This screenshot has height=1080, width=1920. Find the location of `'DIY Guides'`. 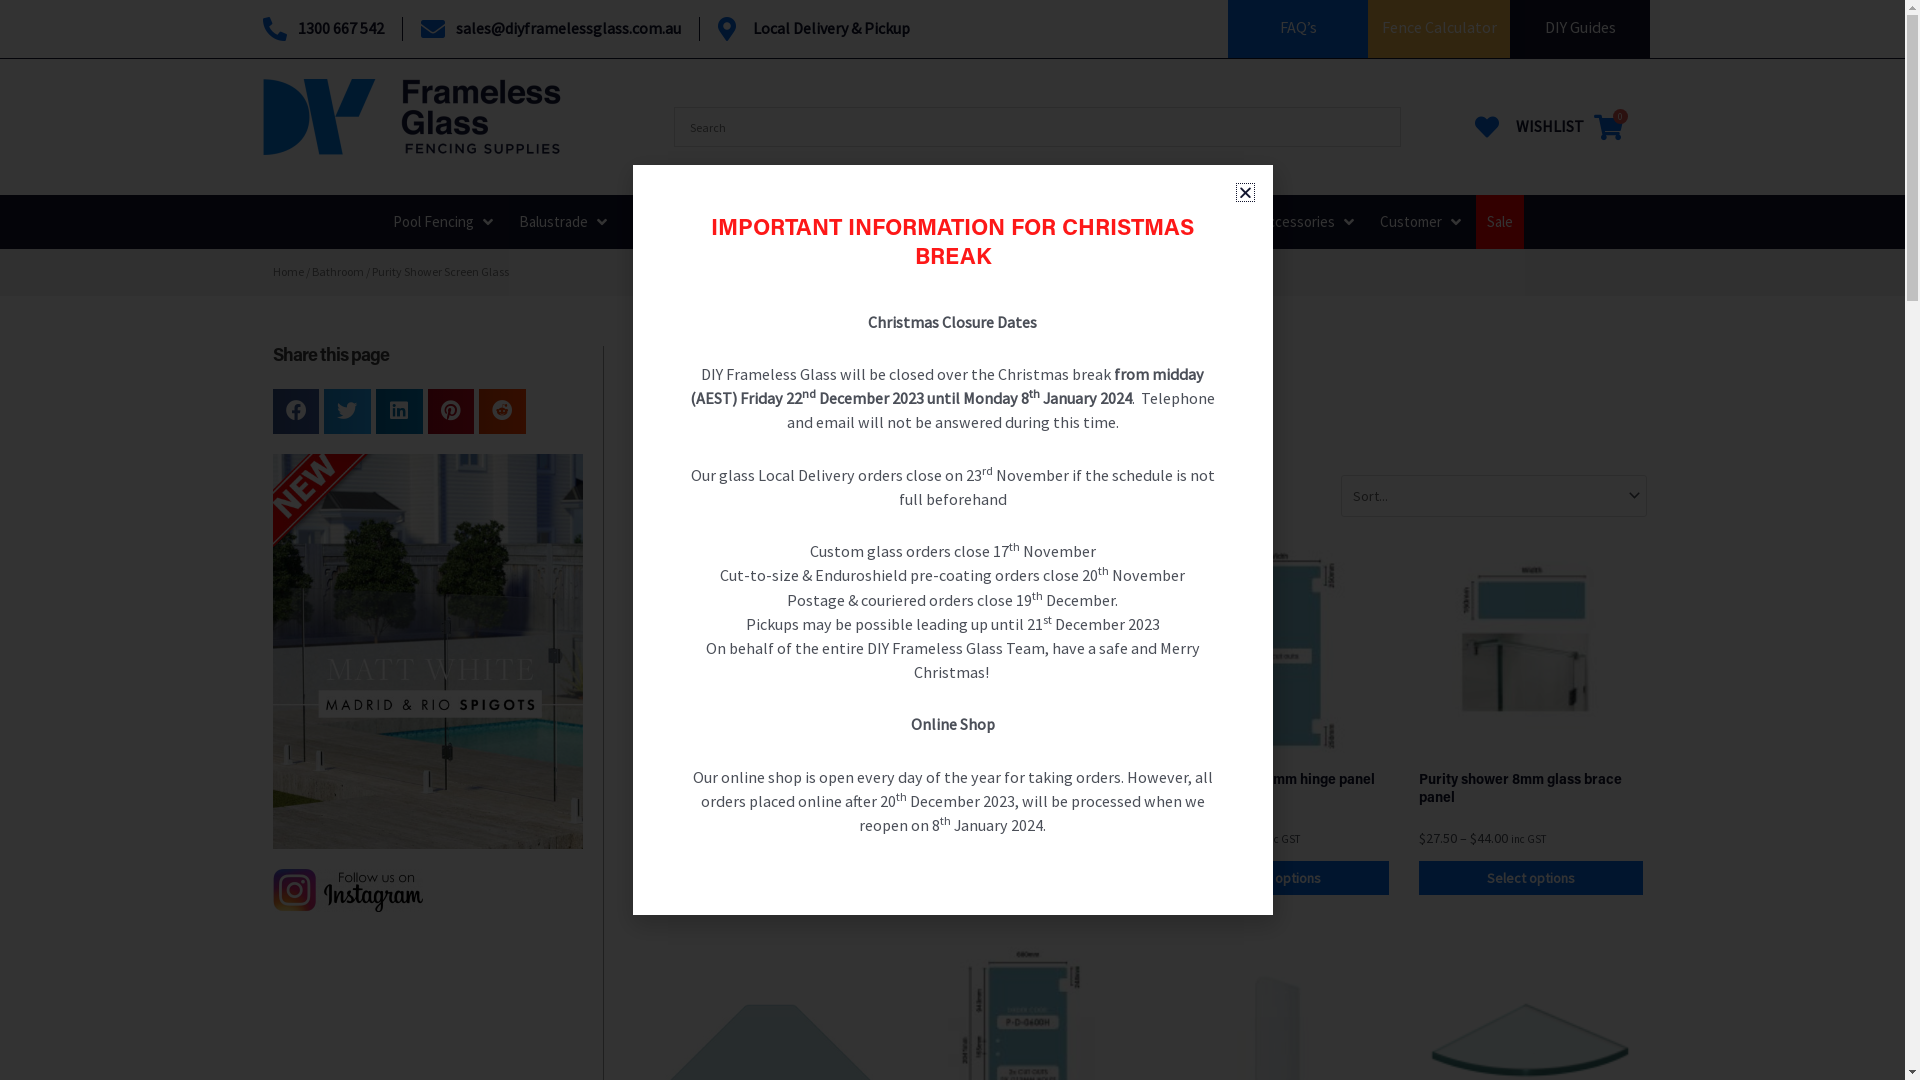

'DIY Guides' is located at coordinates (1579, 27).